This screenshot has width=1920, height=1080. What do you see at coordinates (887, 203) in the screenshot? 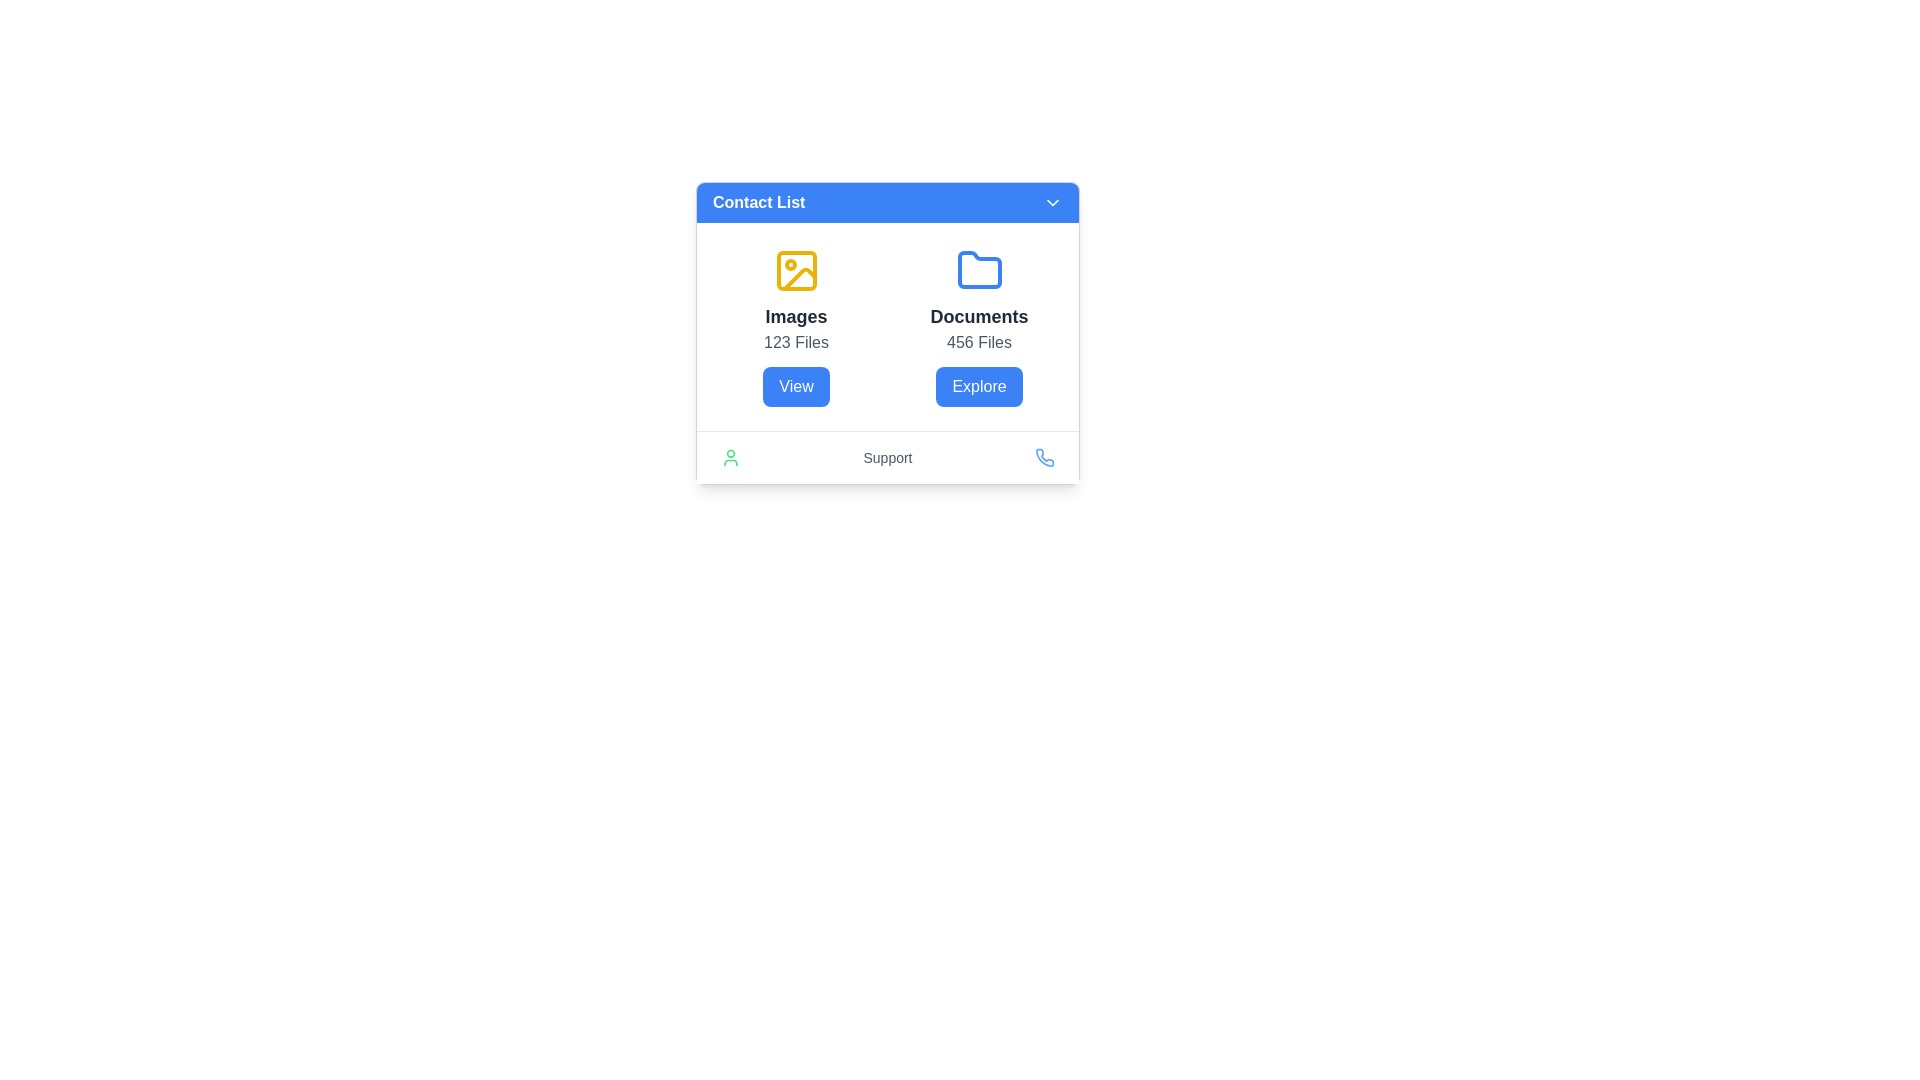
I see `the dropdown toggle button at the top of the contact list section` at bounding box center [887, 203].